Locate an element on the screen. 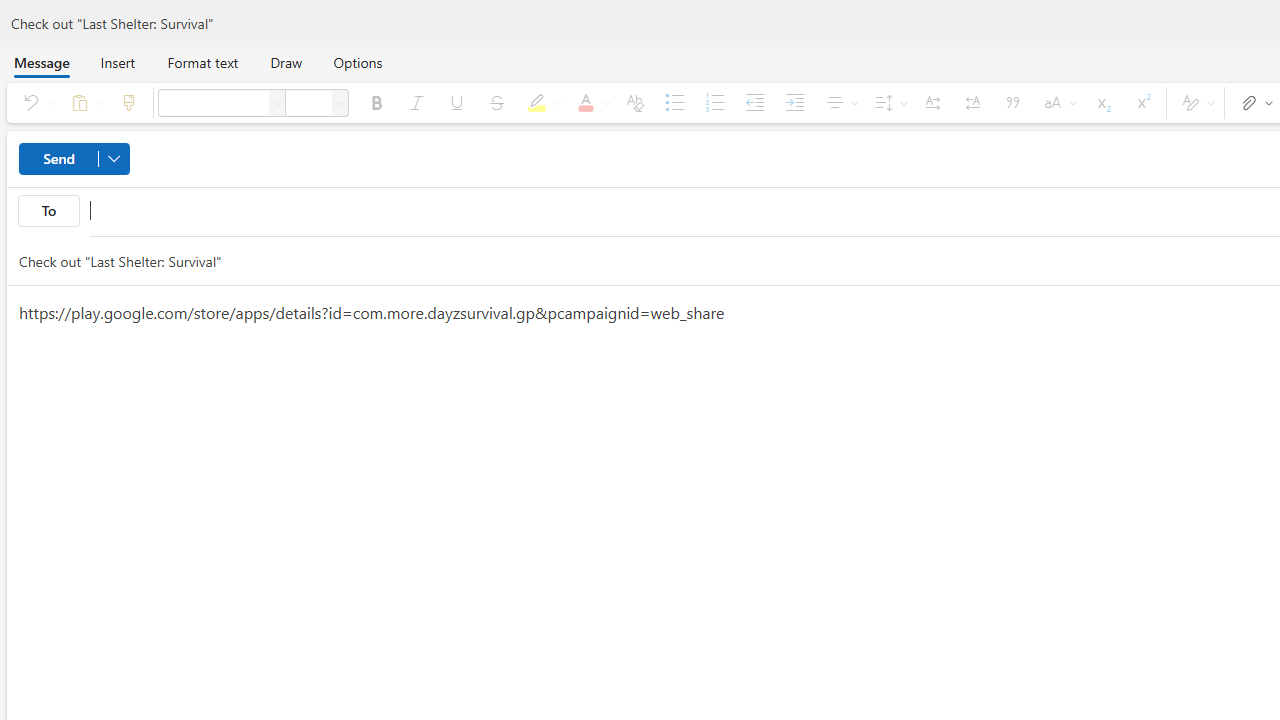  'Superscript' is located at coordinates (1142, 102).